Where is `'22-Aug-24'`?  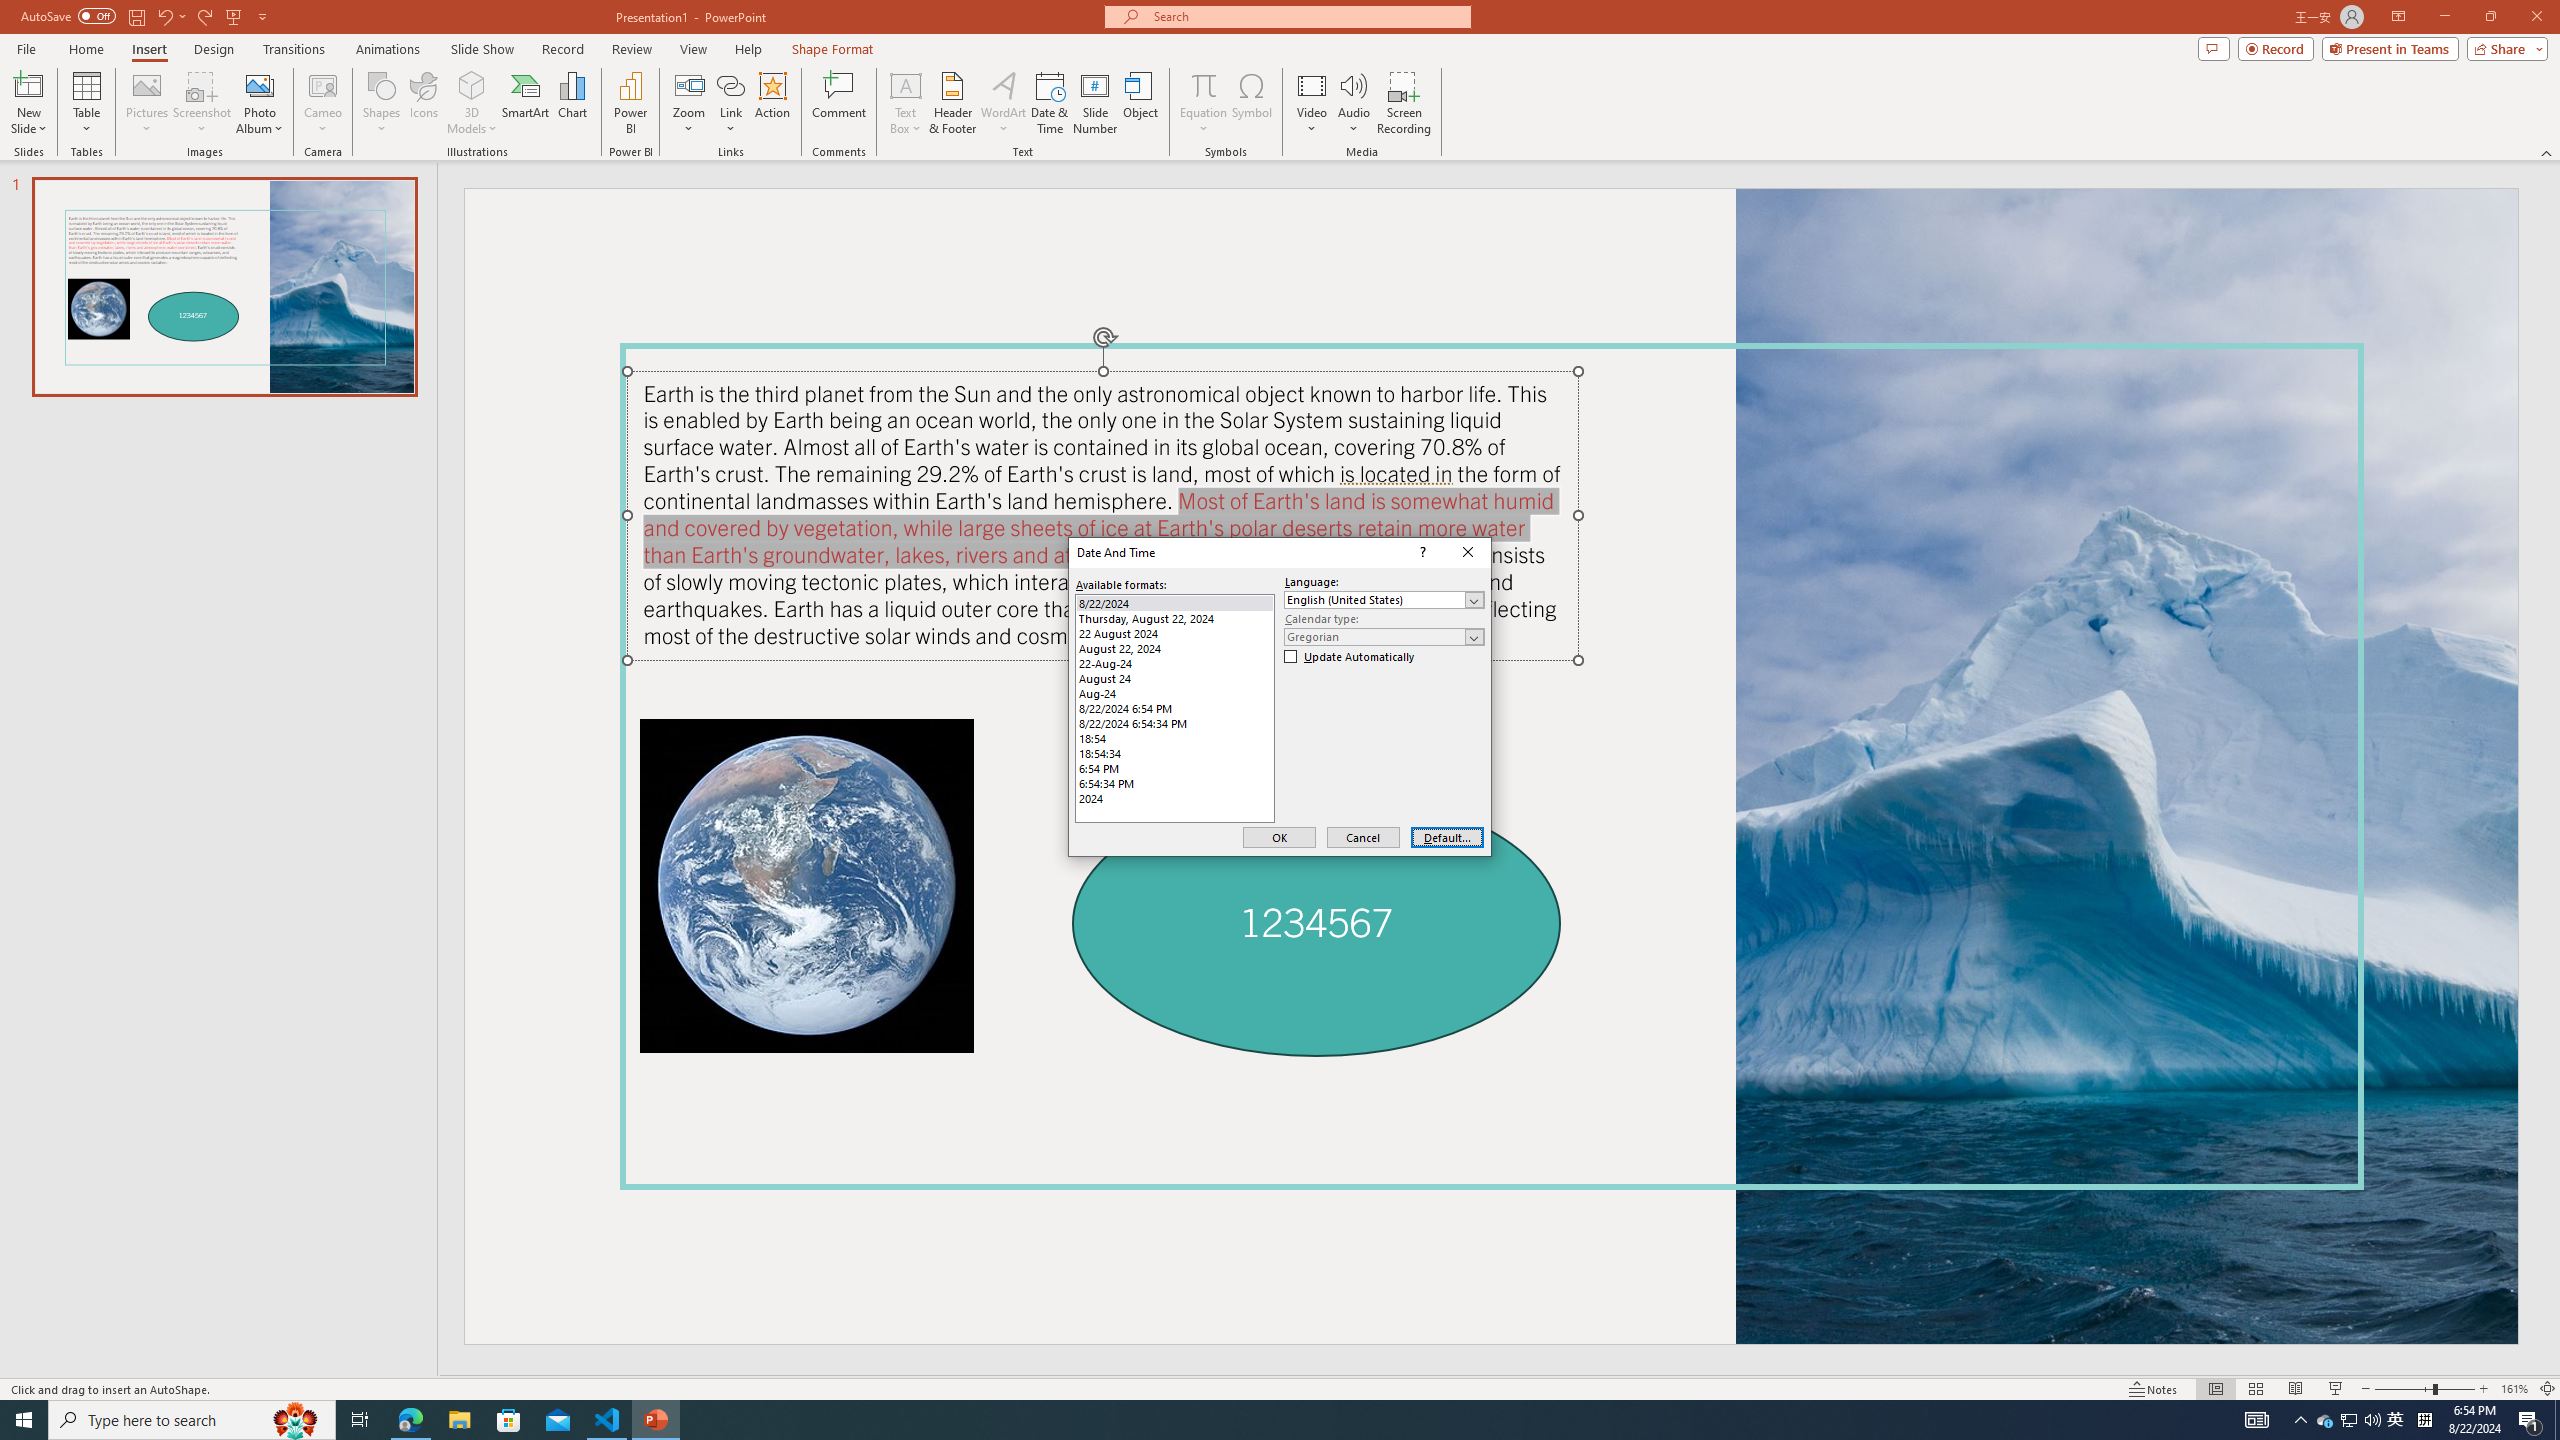 '22-Aug-24' is located at coordinates (1174, 662).